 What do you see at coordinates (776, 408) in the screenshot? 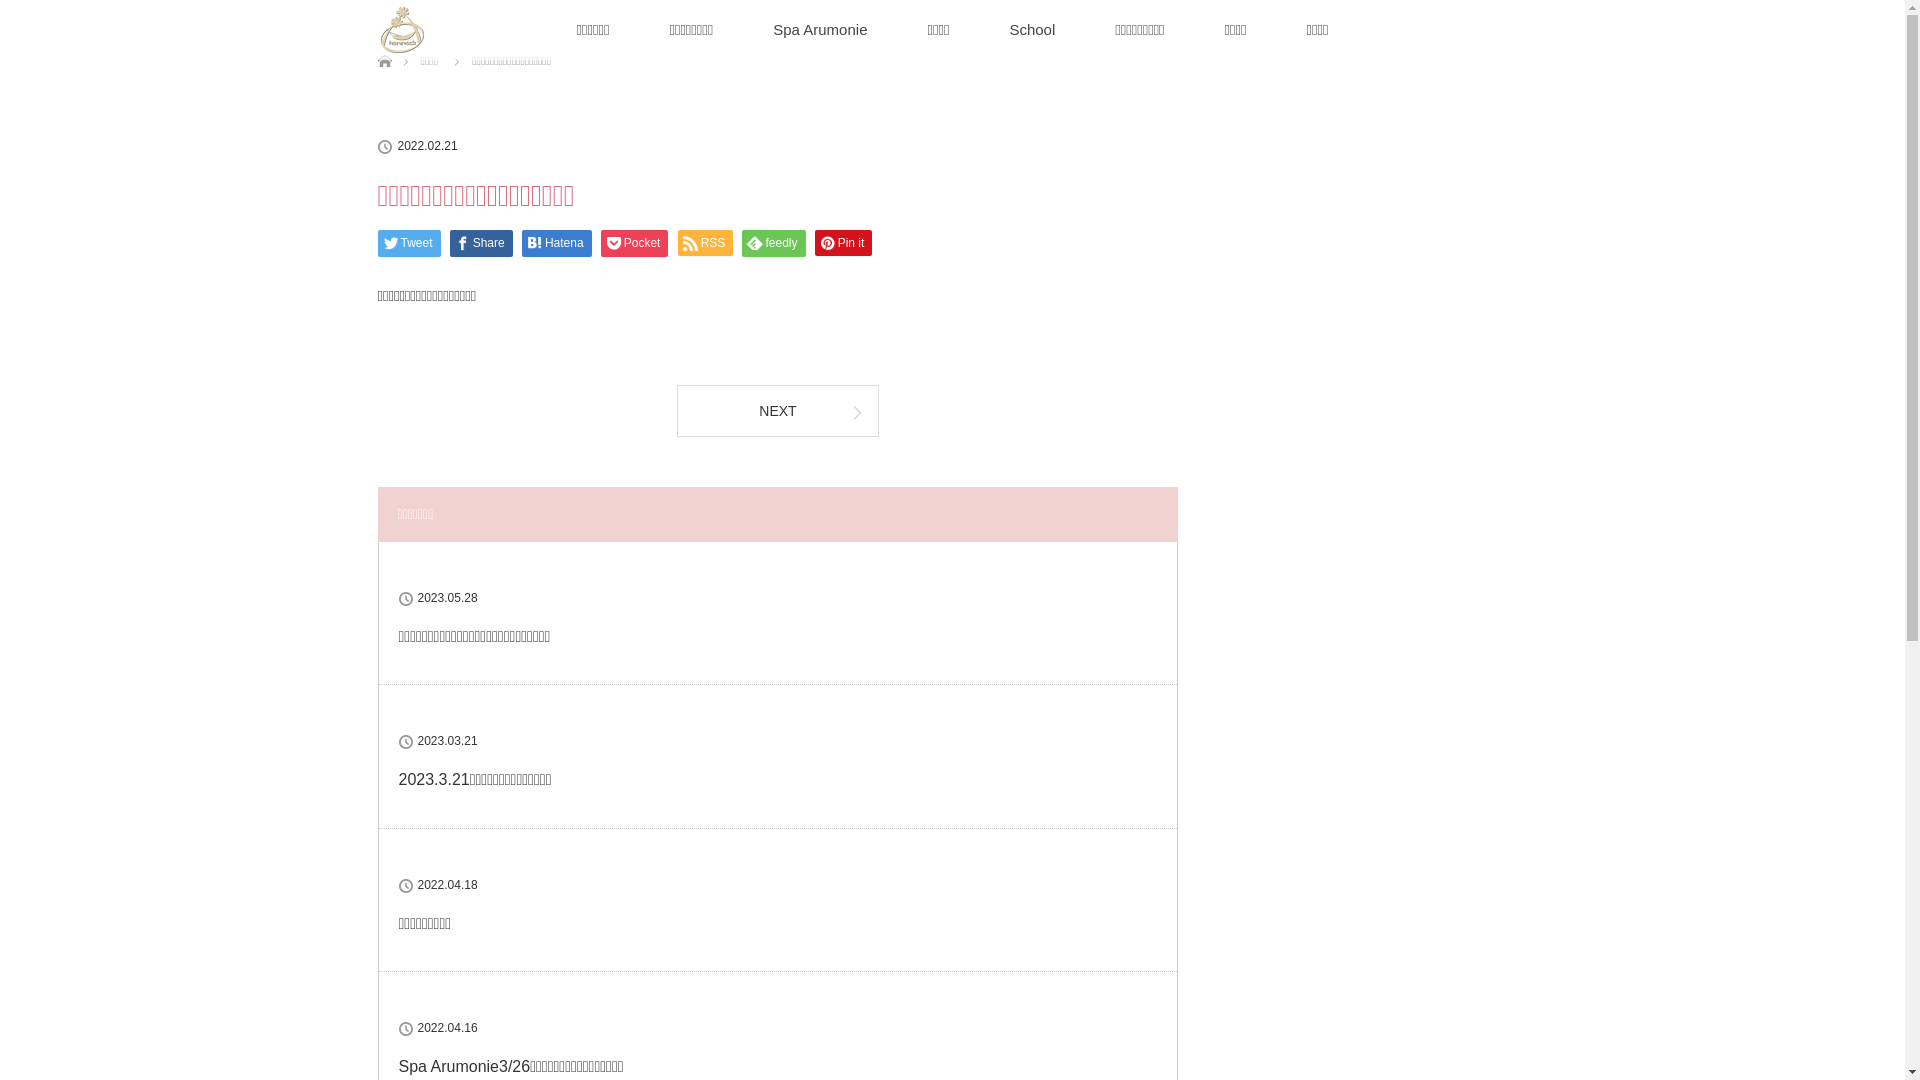
I see `'NEXT'` at bounding box center [776, 408].